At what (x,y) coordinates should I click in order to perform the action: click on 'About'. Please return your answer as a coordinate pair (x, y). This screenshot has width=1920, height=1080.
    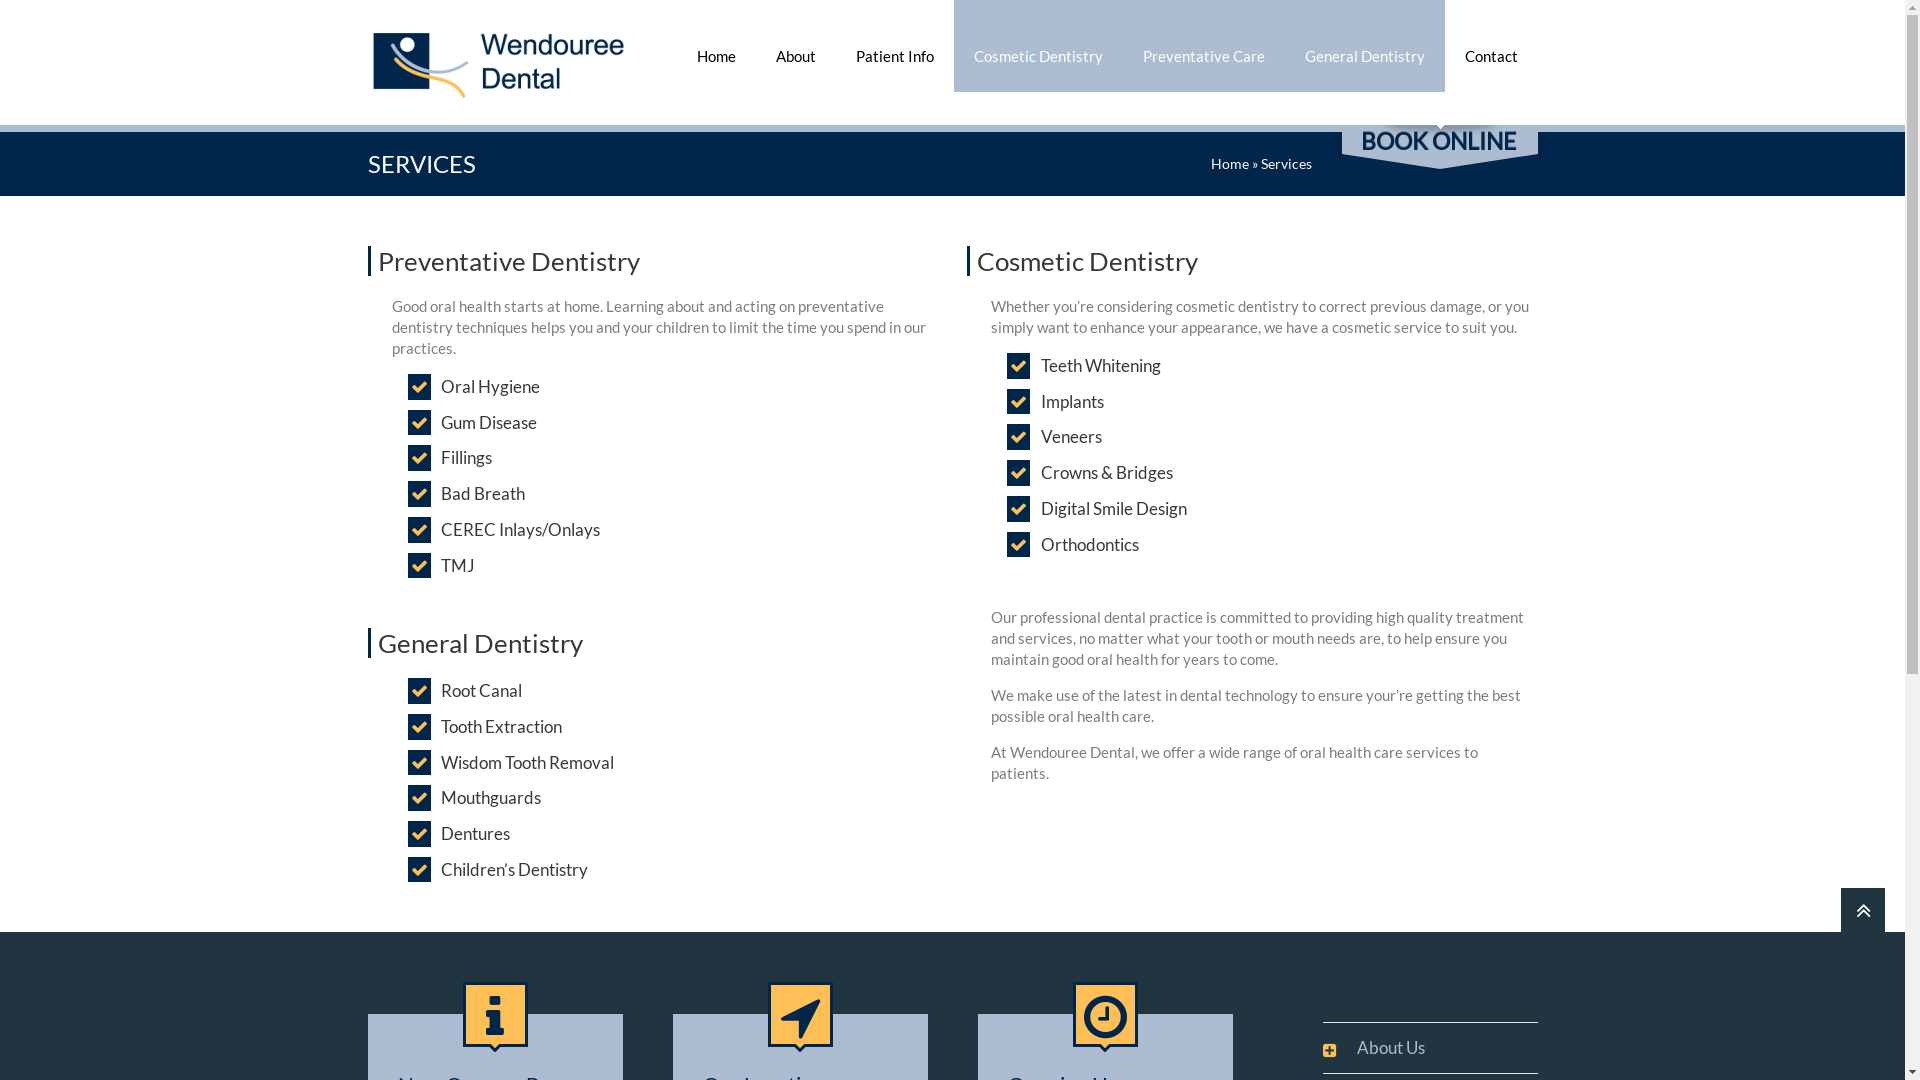
    Looking at the image, I should click on (754, 45).